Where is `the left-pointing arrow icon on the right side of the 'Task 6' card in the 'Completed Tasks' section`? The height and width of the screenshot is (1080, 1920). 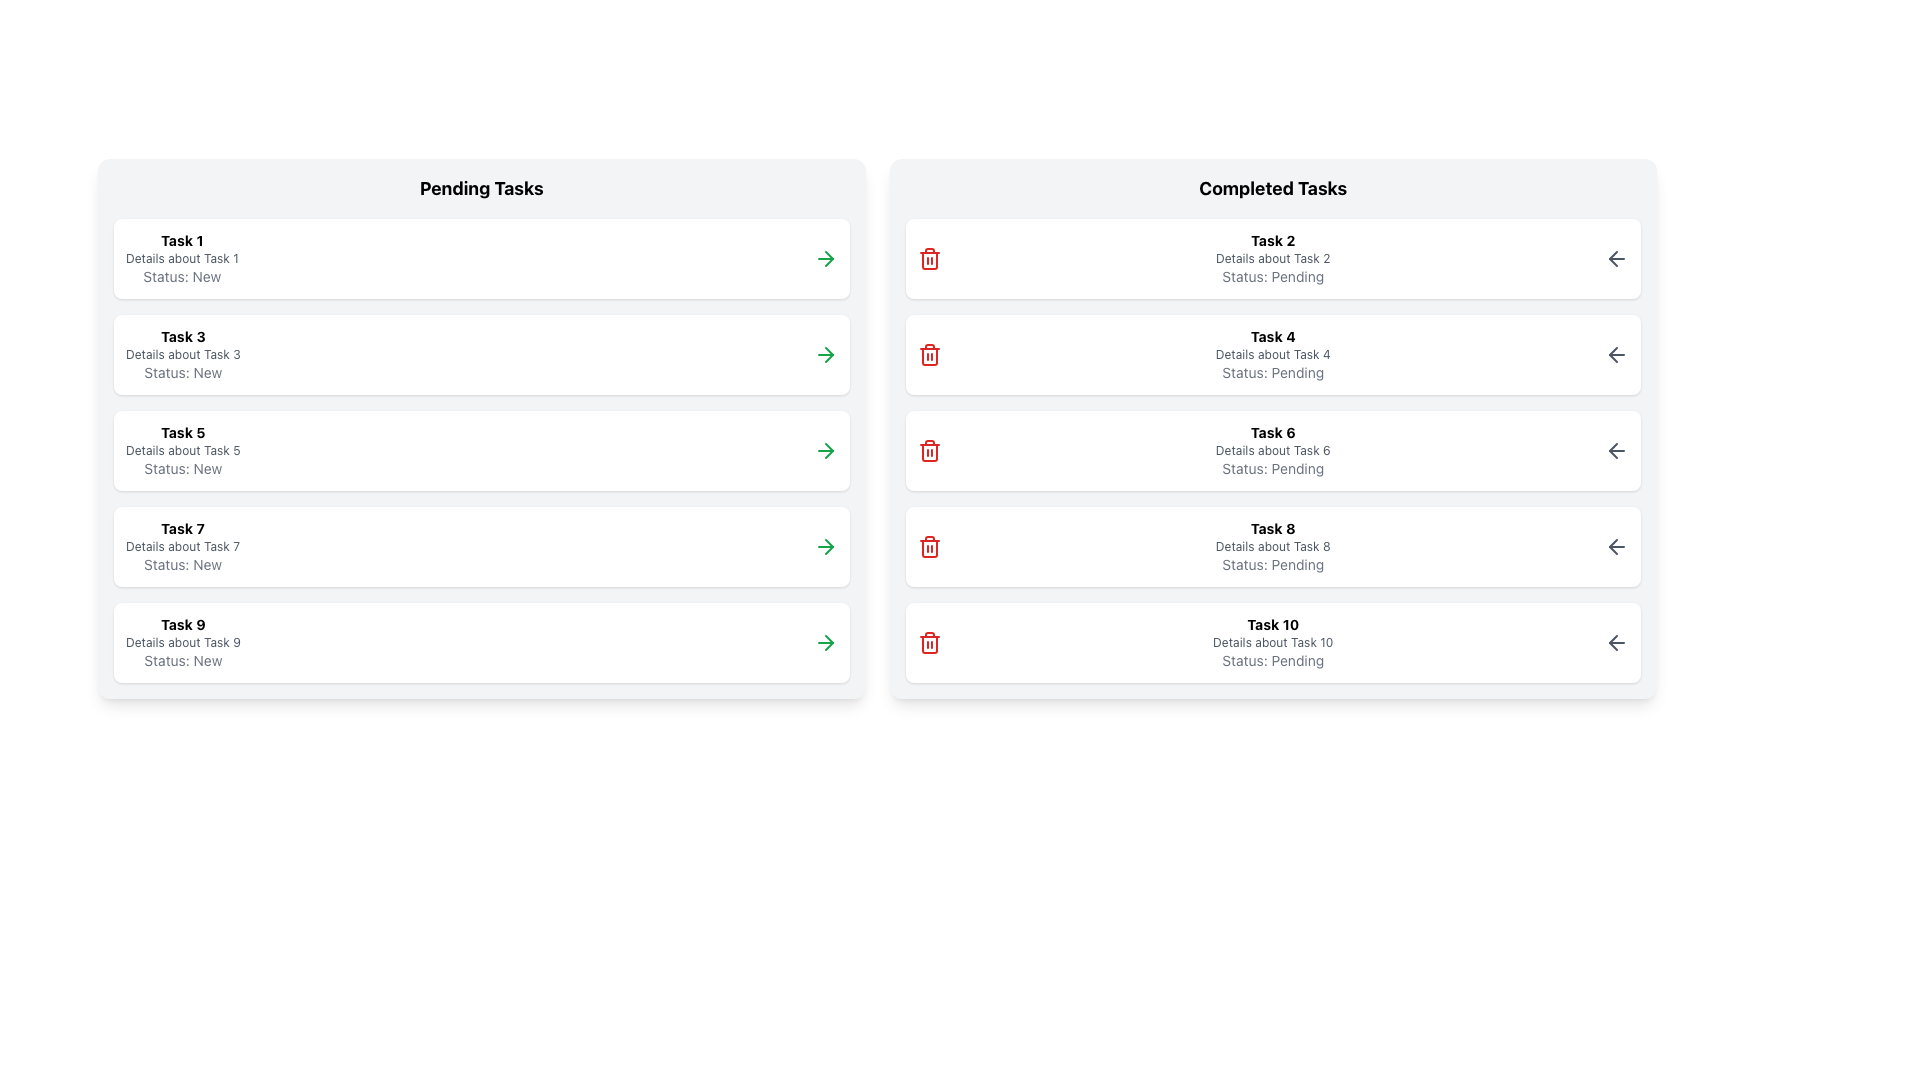
the left-pointing arrow icon on the right side of the 'Task 6' card in the 'Completed Tasks' section is located at coordinates (1617, 451).